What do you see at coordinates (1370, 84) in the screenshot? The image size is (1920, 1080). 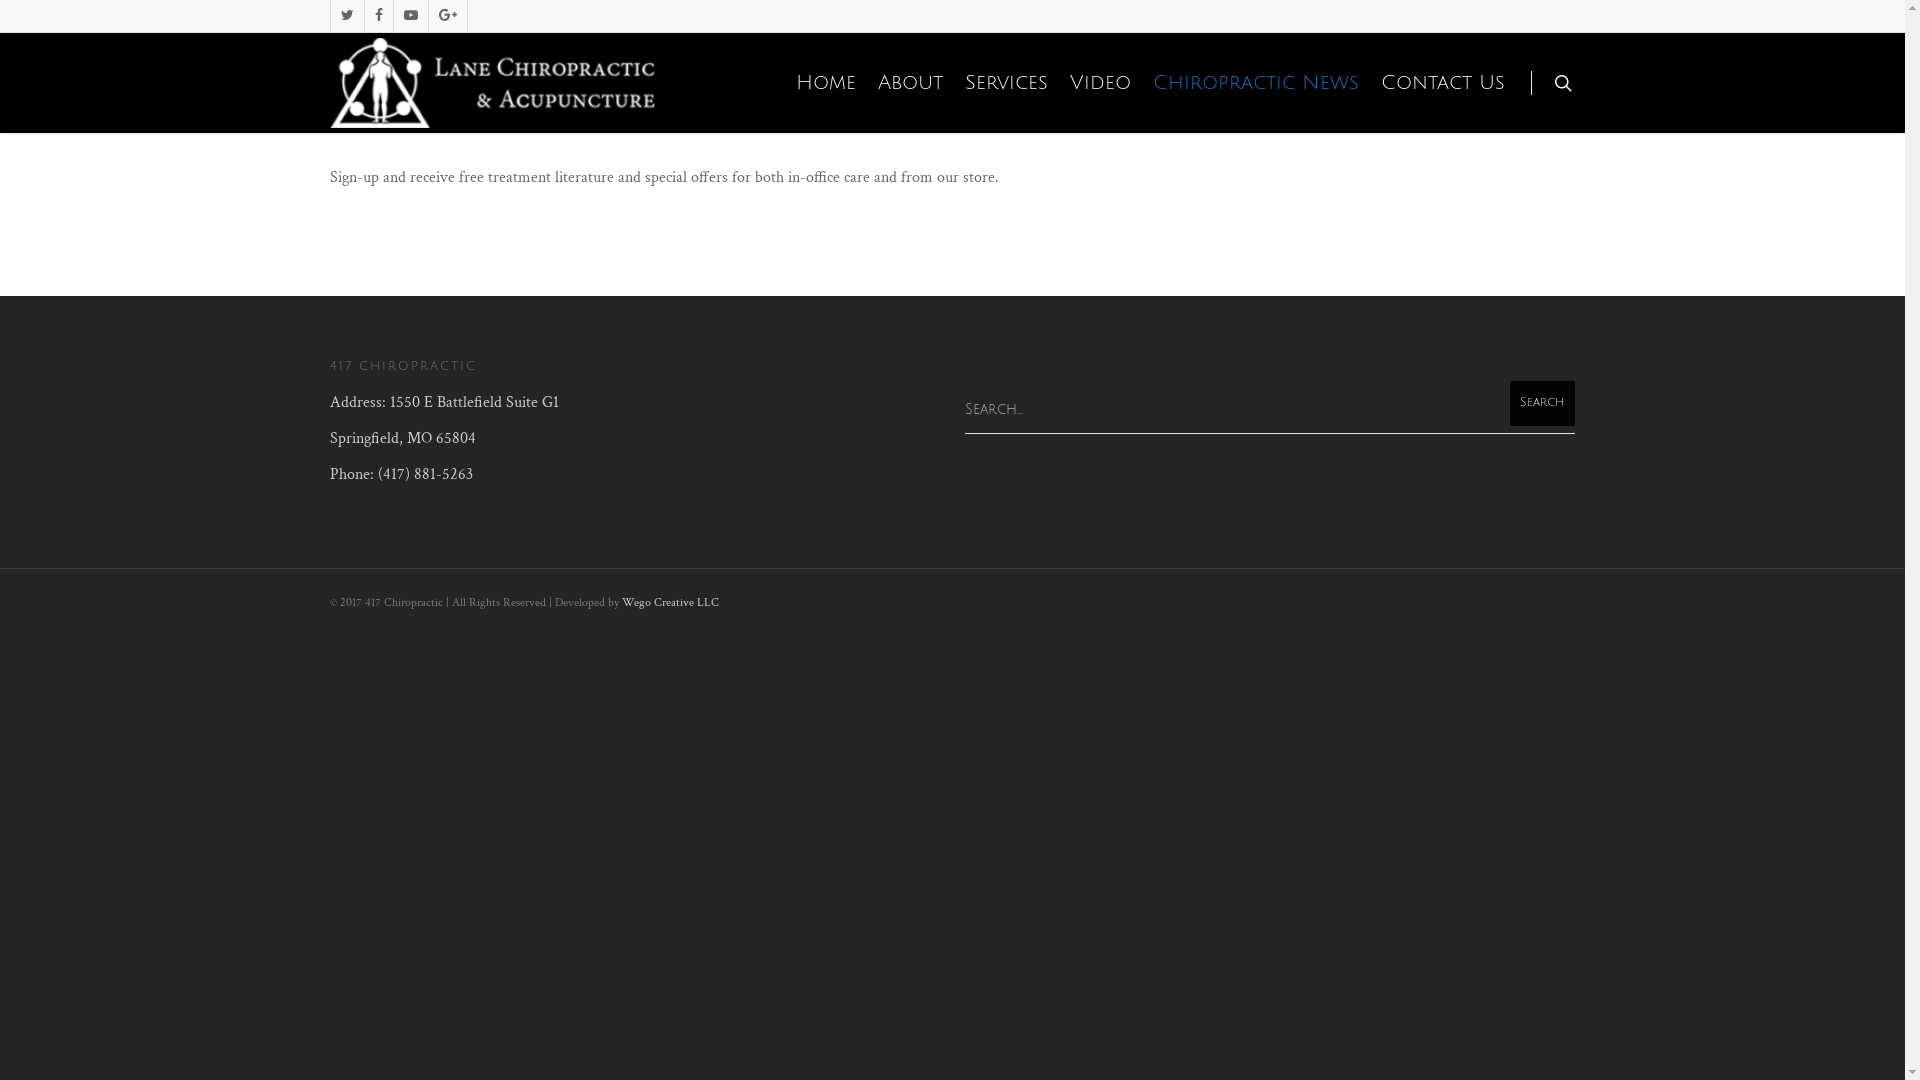 I see `'Contact Us'` at bounding box center [1370, 84].